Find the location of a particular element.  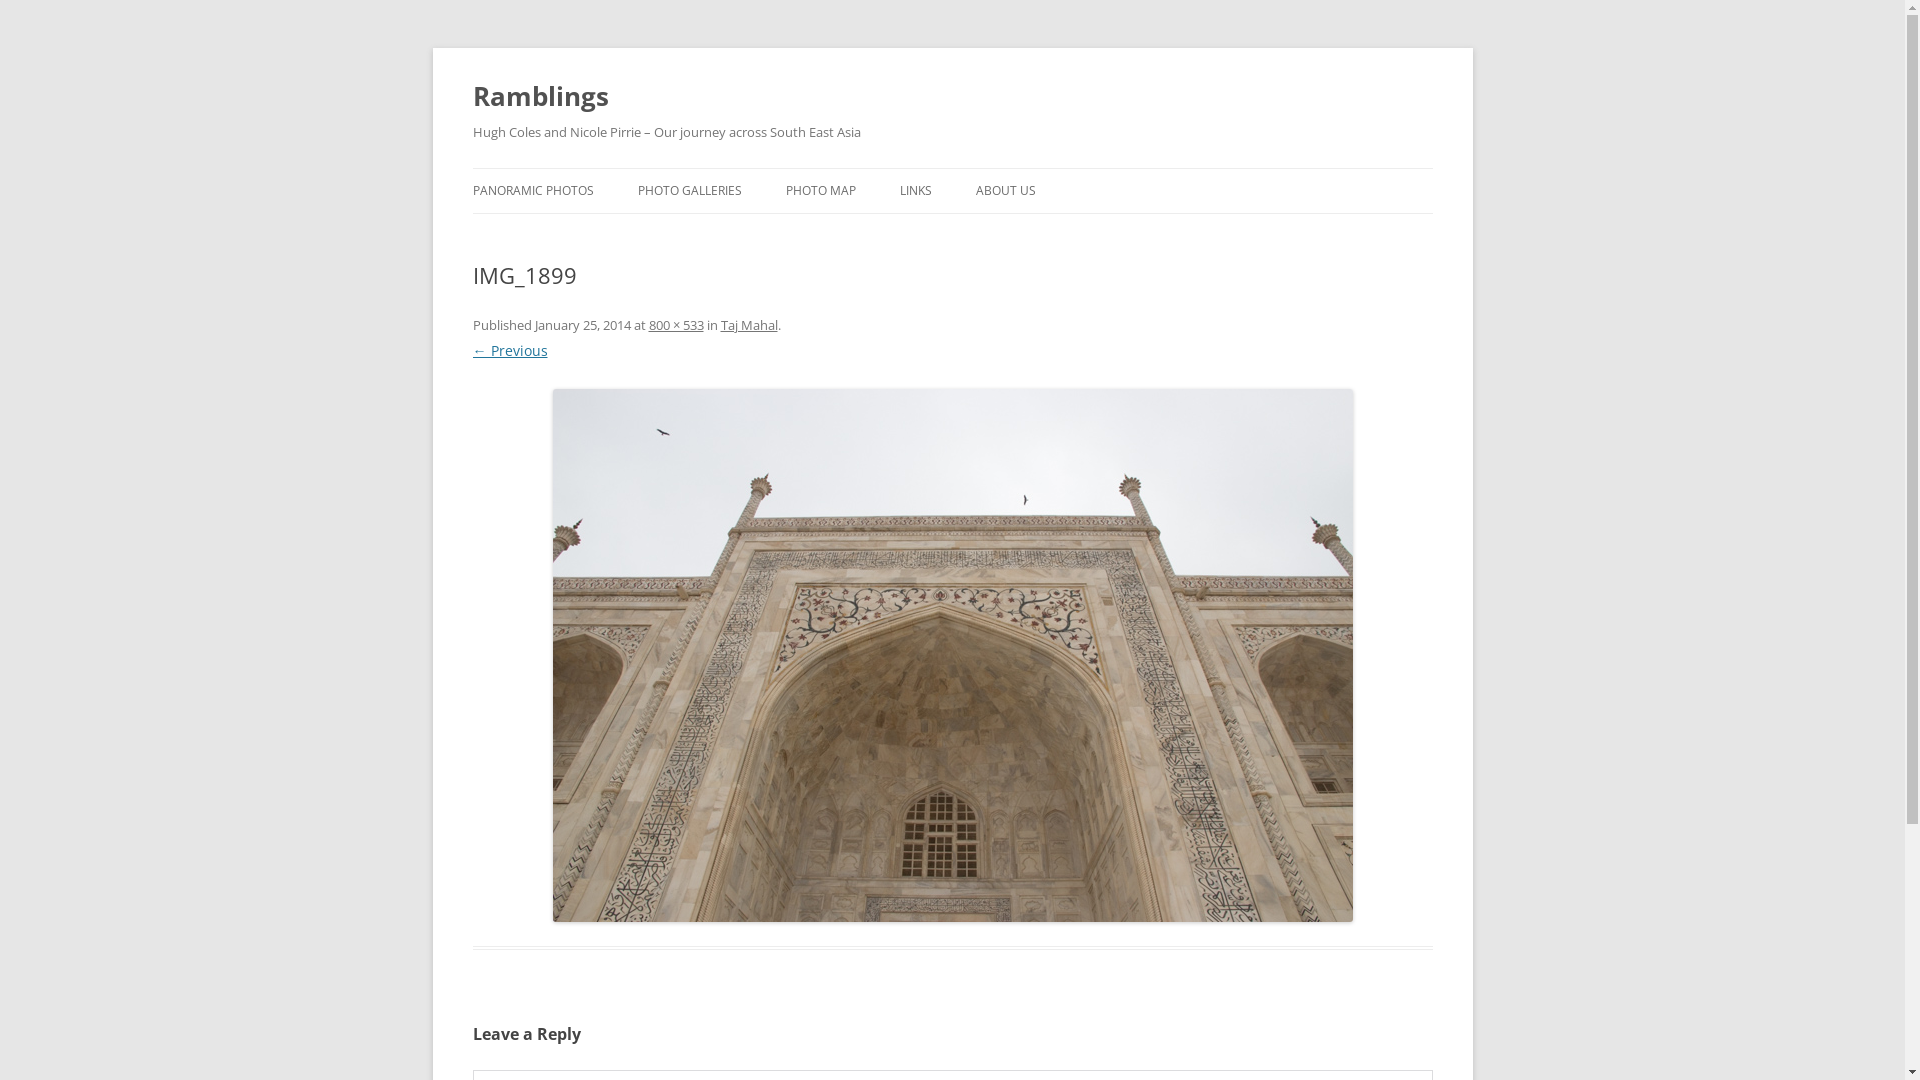

'INDIA' is located at coordinates (737, 232).